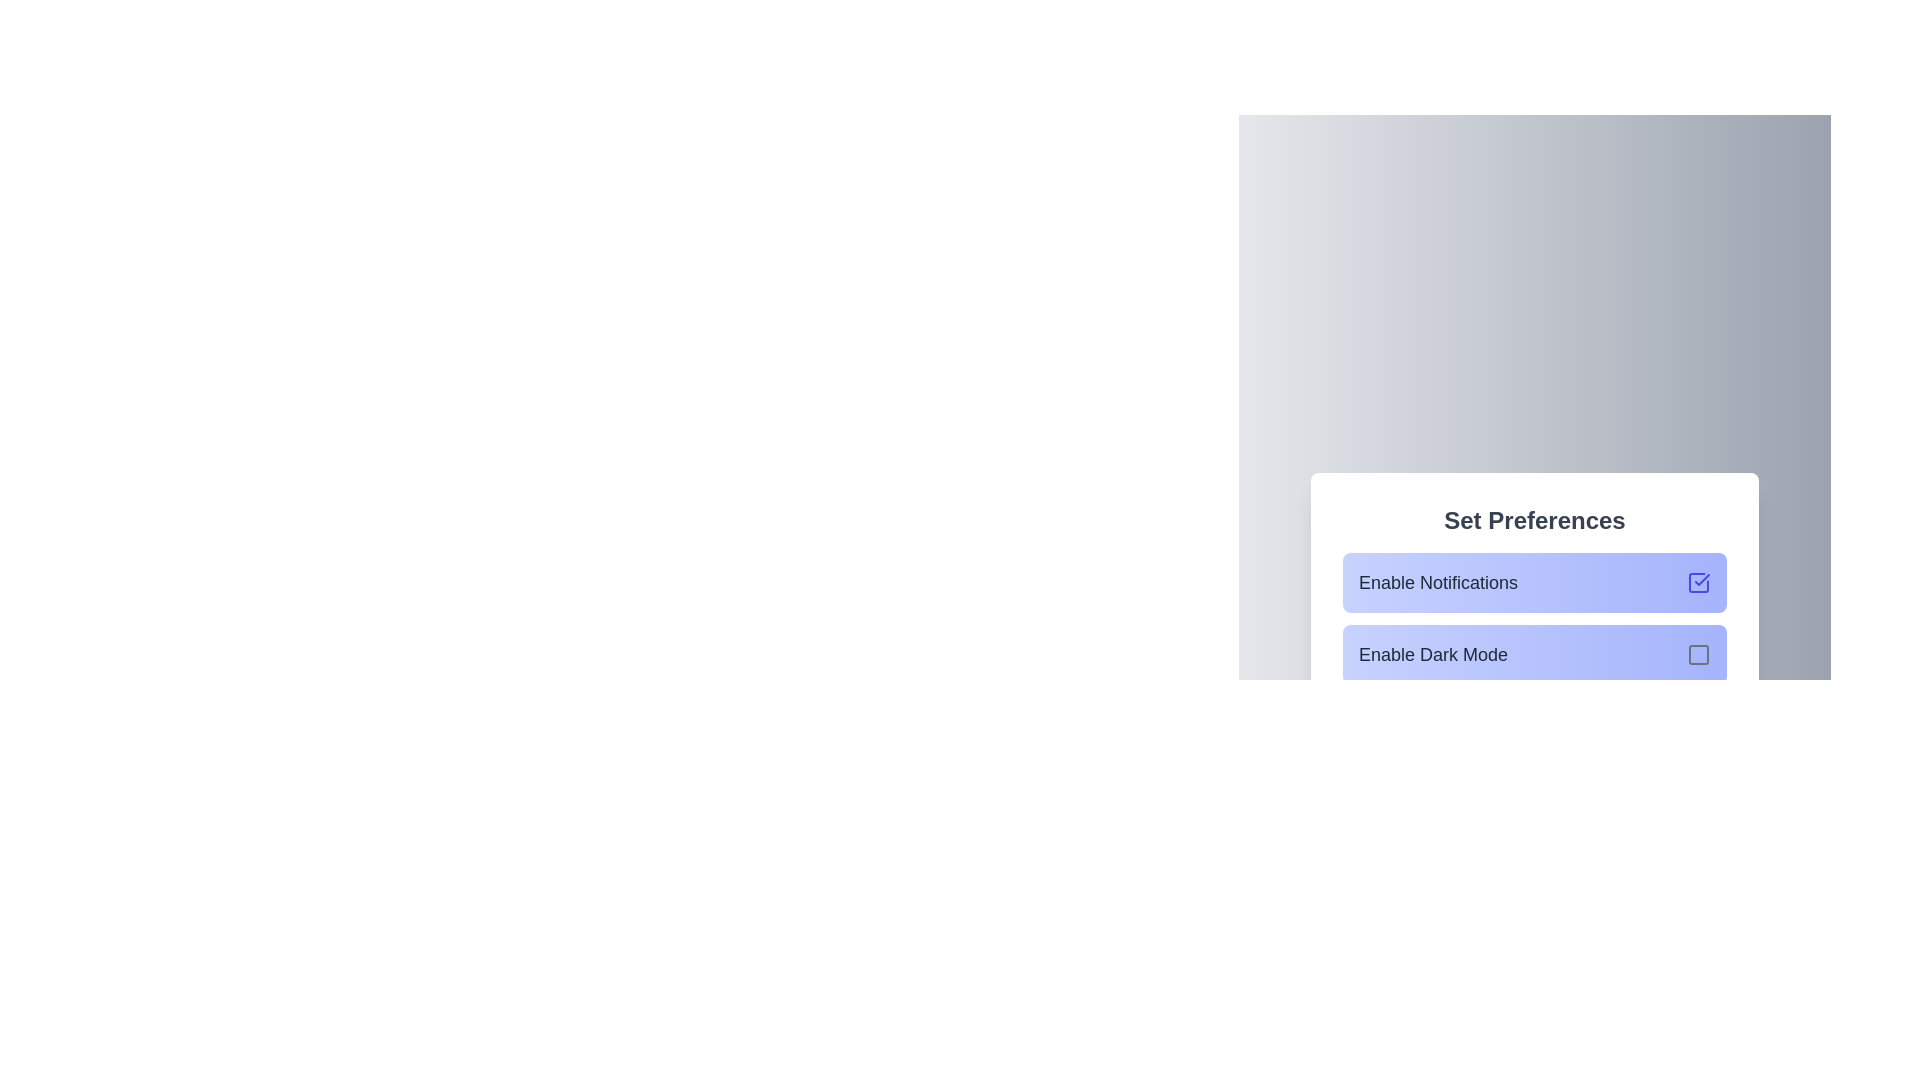 This screenshot has height=1080, width=1920. What do you see at coordinates (1698, 655) in the screenshot?
I see `the icon corresponding to the state of Enable Dark Mode` at bounding box center [1698, 655].